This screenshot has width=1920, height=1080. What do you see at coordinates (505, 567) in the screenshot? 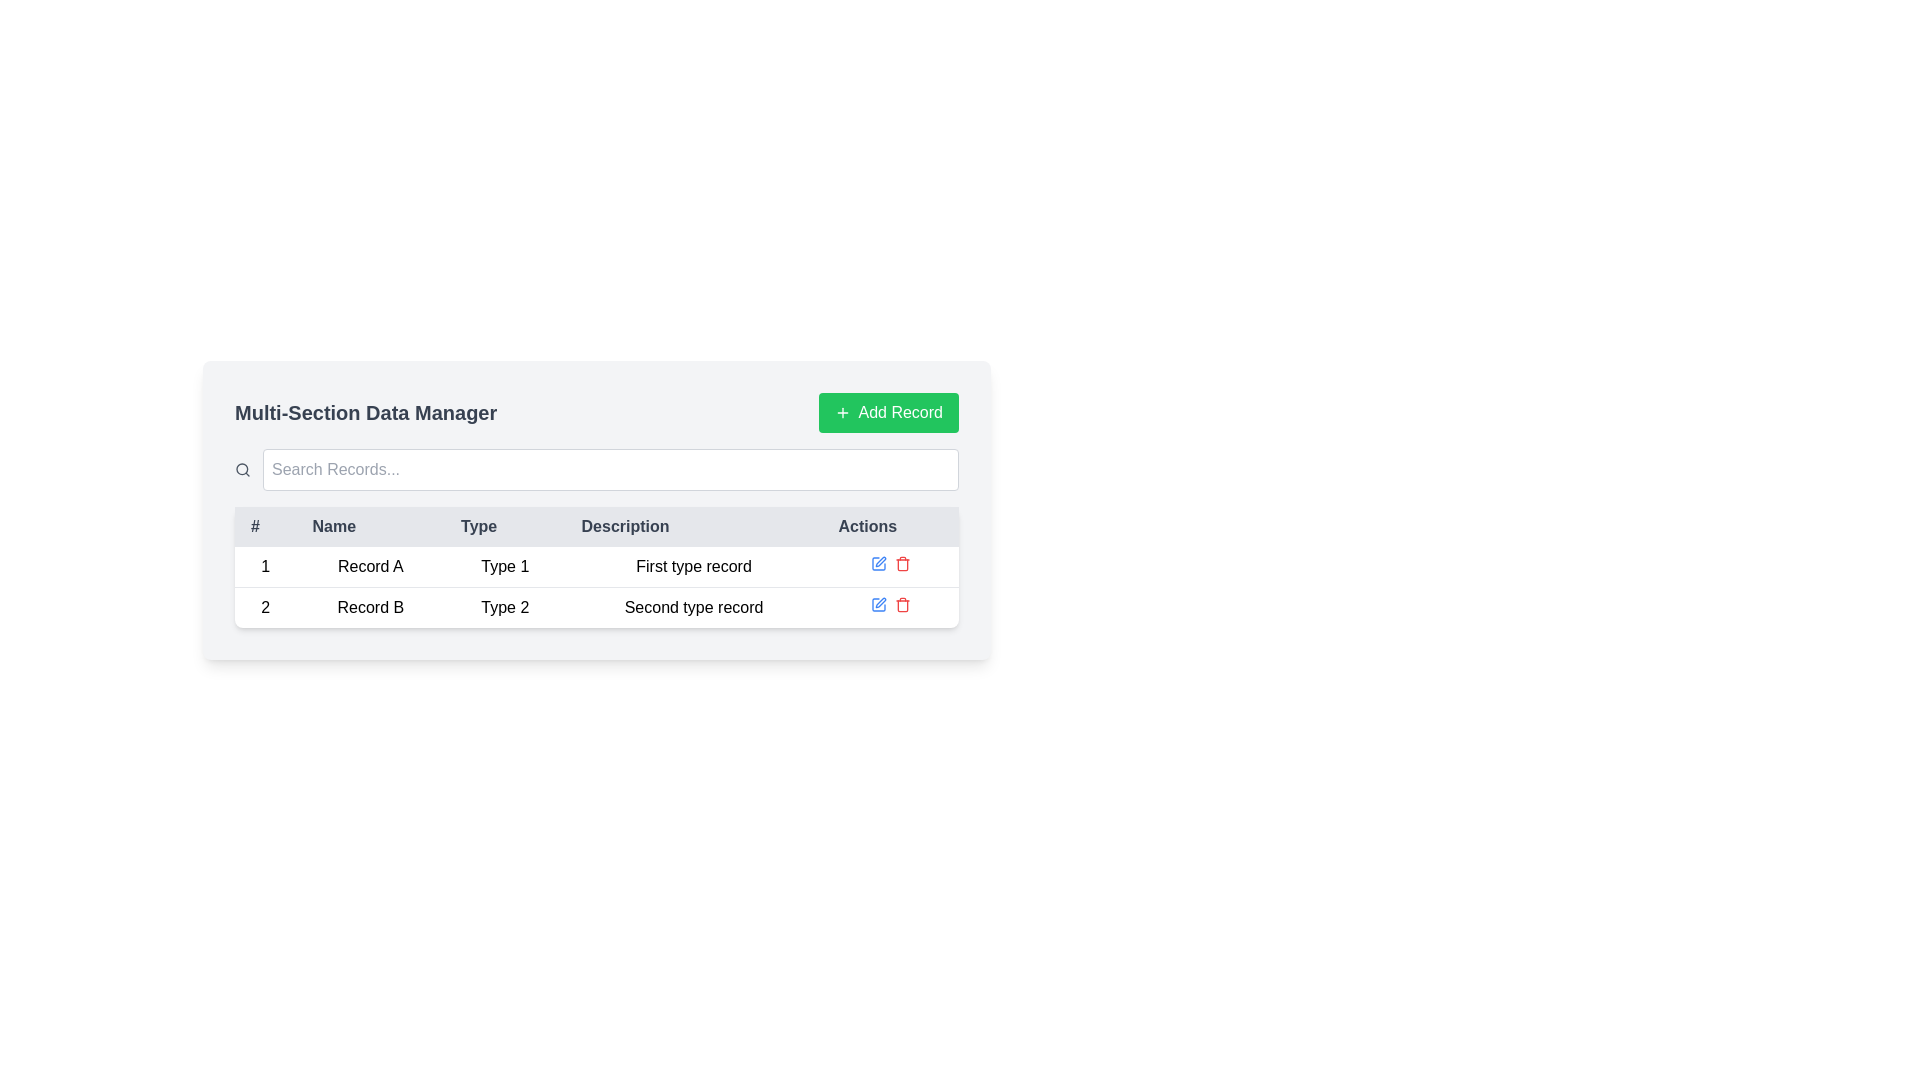
I see `the text label displaying 'Type 1' located in the third column of the 'Multi-Section Data Manager' table` at bounding box center [505, 567].